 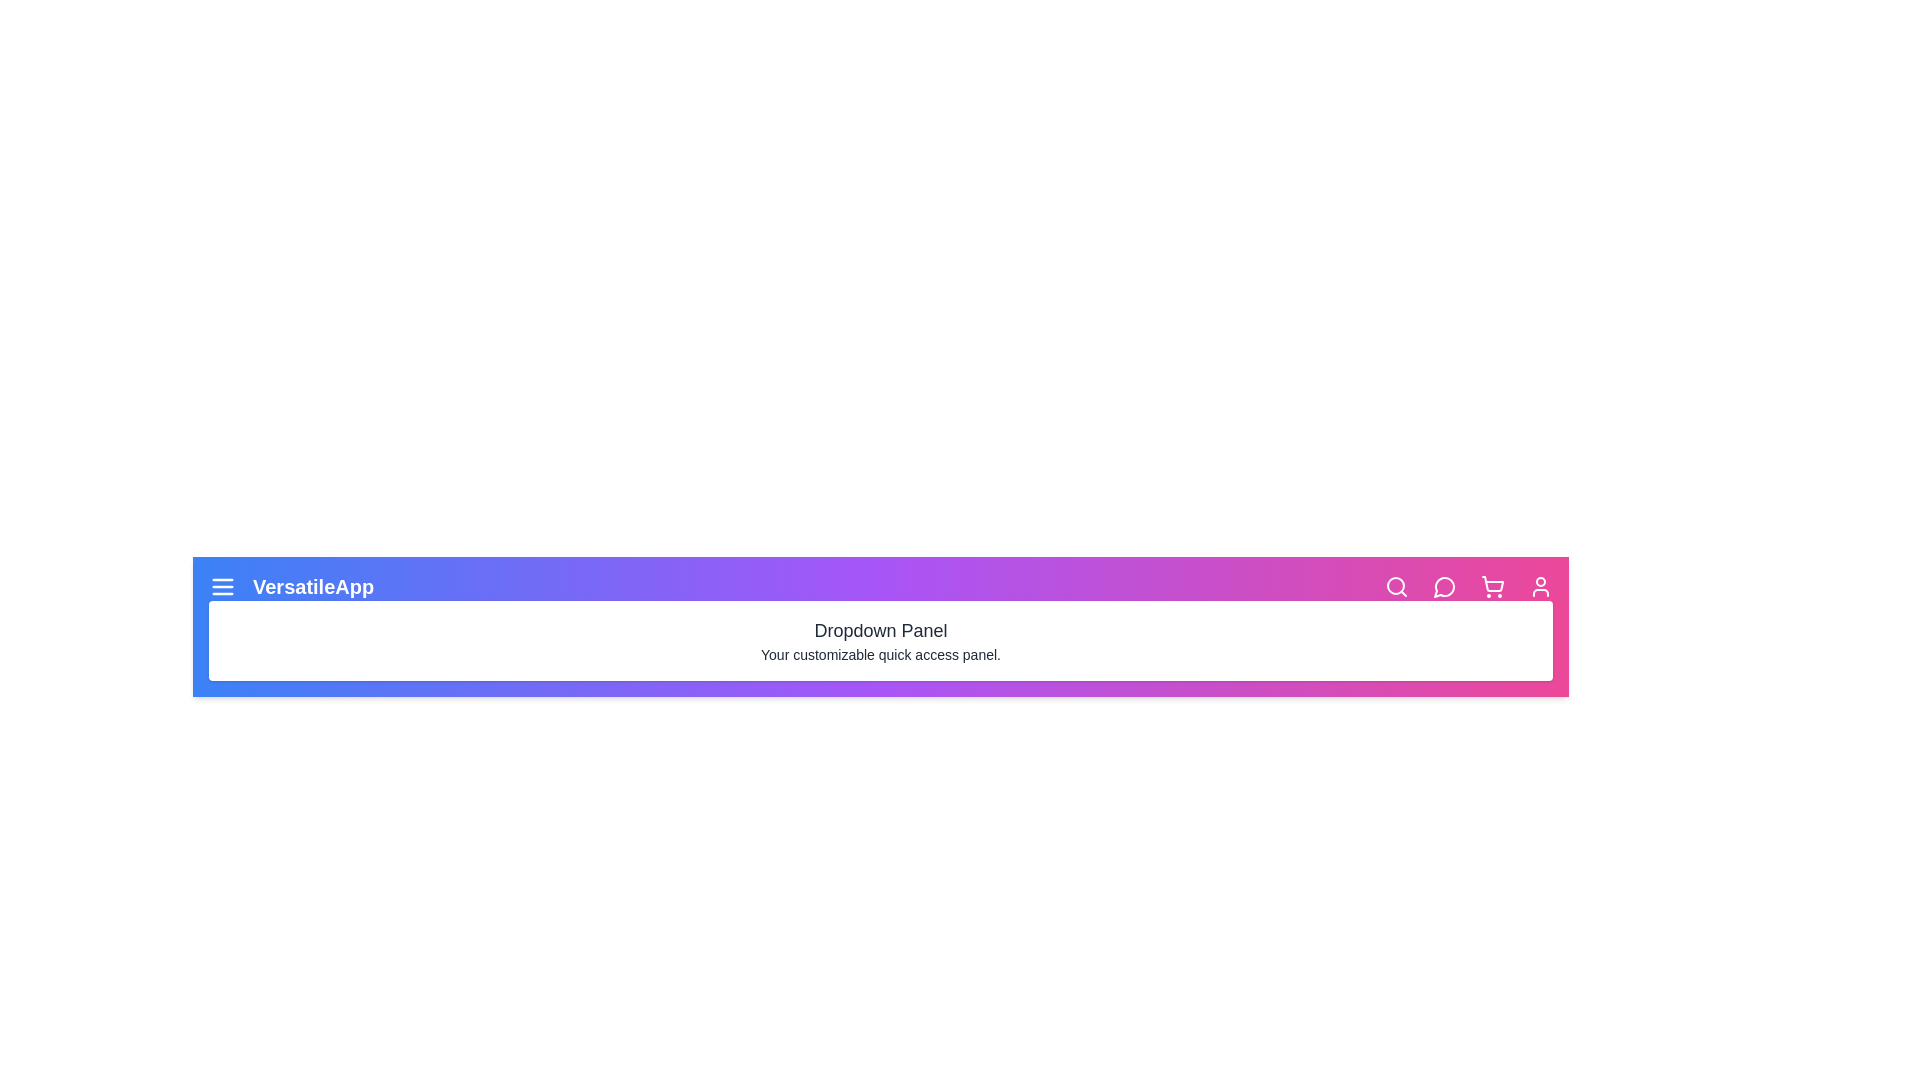 What do you see at coordinates (1395, 585) in the screenshot?
I see `the search icon to initiate a search action` at bounding box center [1395, 585].